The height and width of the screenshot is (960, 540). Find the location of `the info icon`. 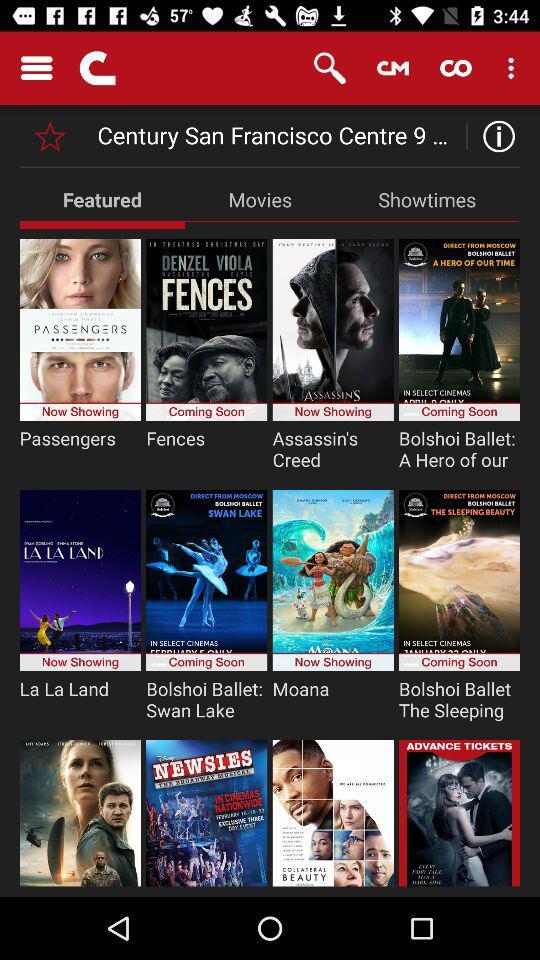

the info icon is located at coordinates (492, 135).